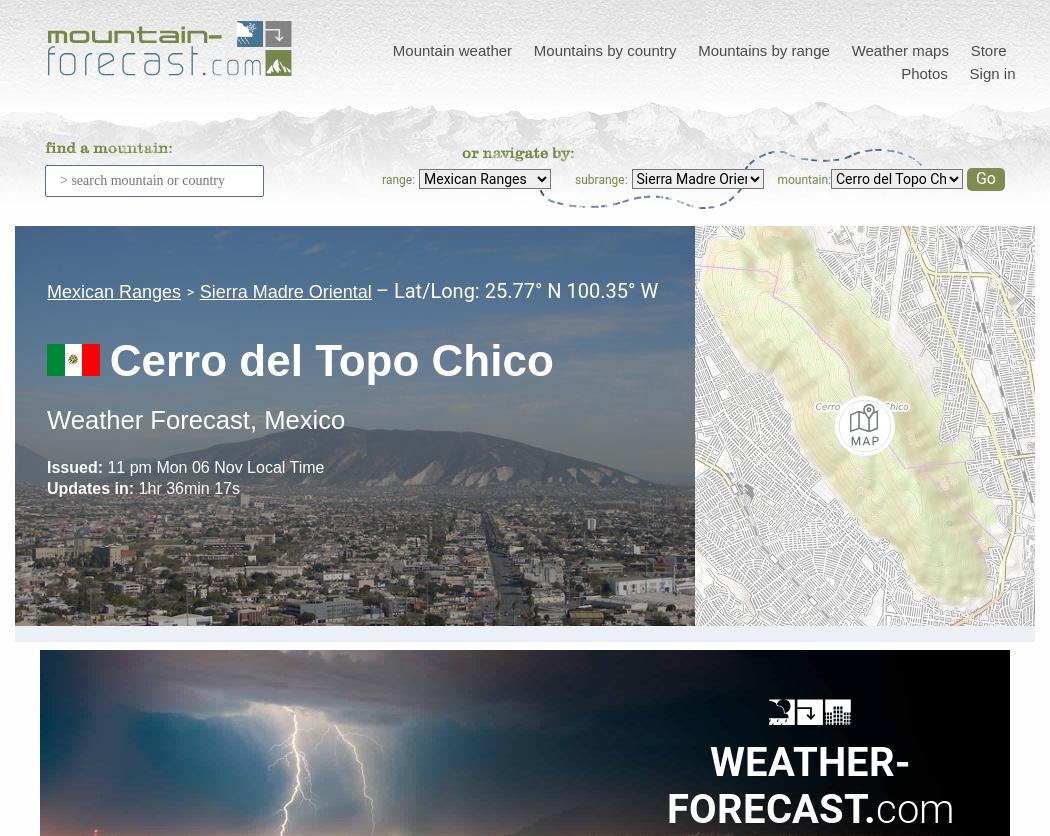  Describe the element at coordinates (802, 178) in the screenshot. I see `'mountain:'` at that location.